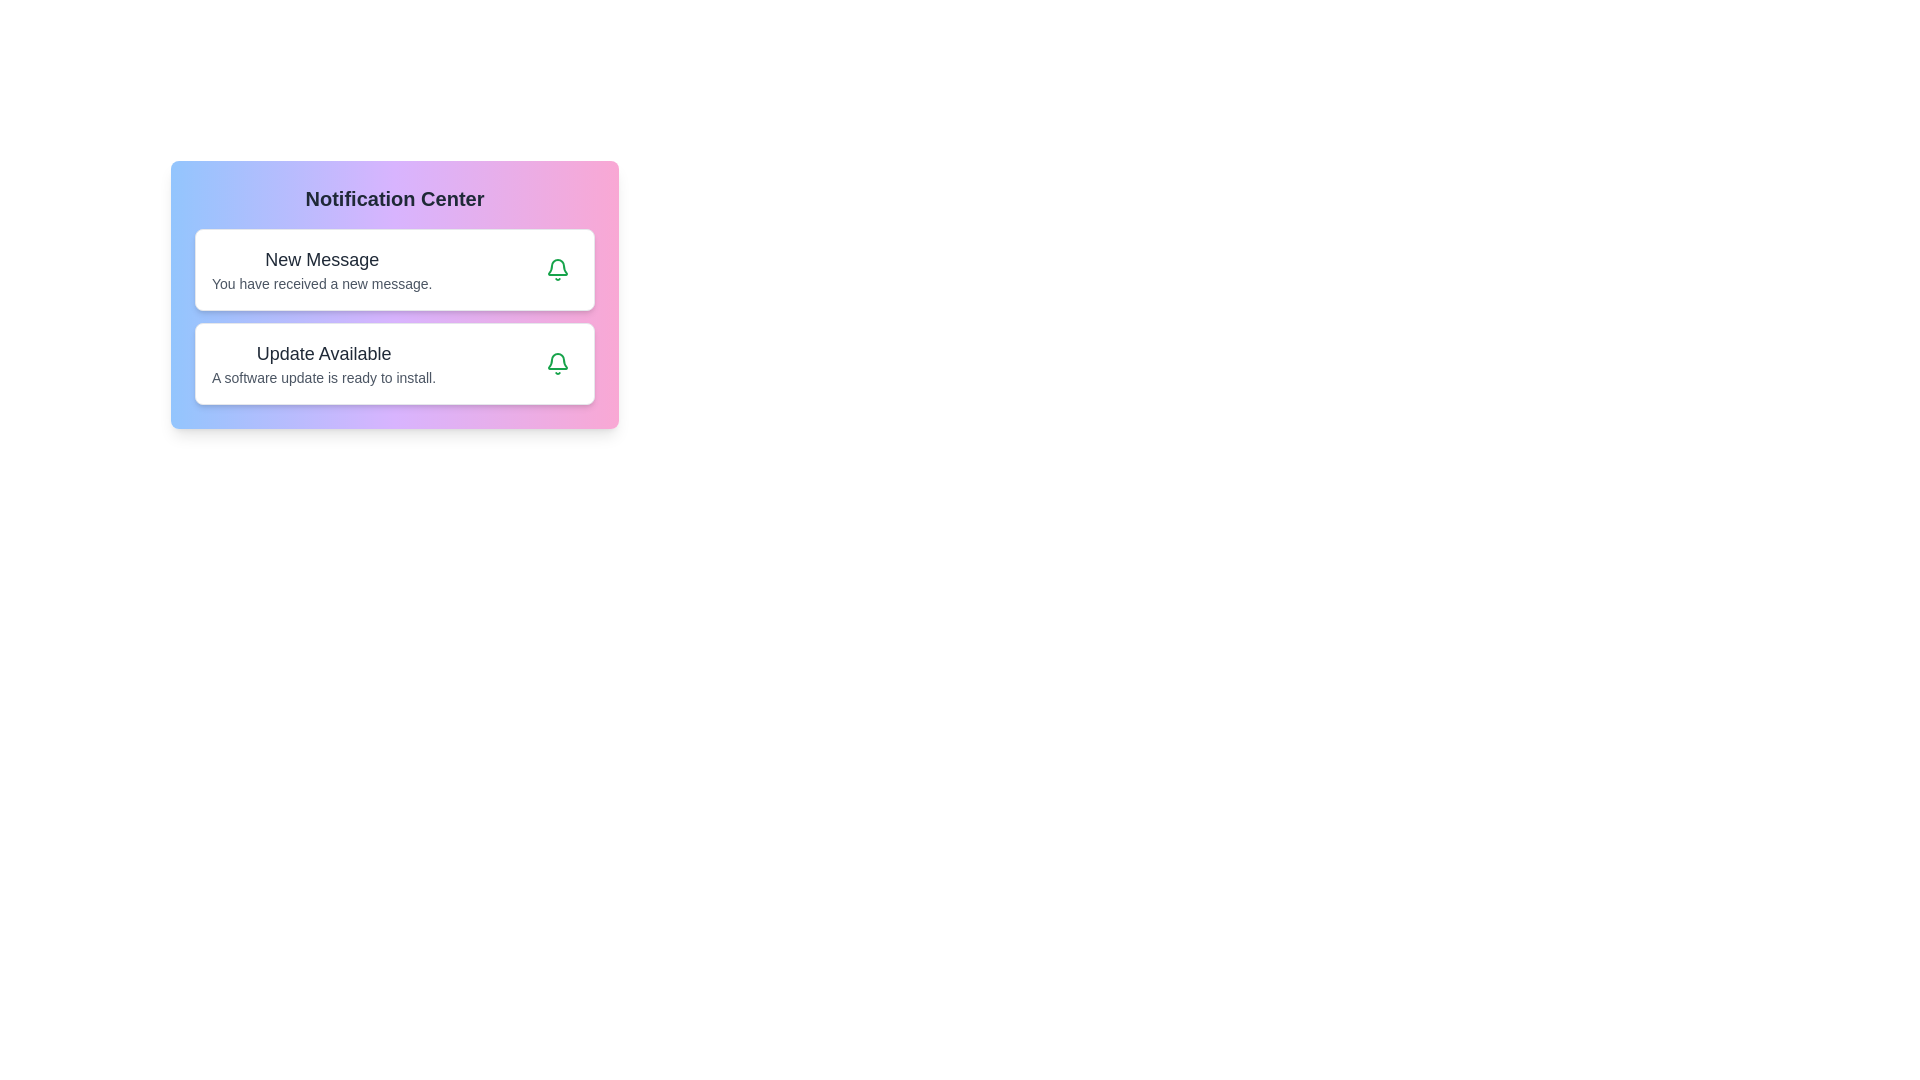 The width and height of the screenshot is (1920, 1080). I want to click on the green bell icon positioned in the upper right side of the first notification card, near the text 'New Message', so click(557, 361).